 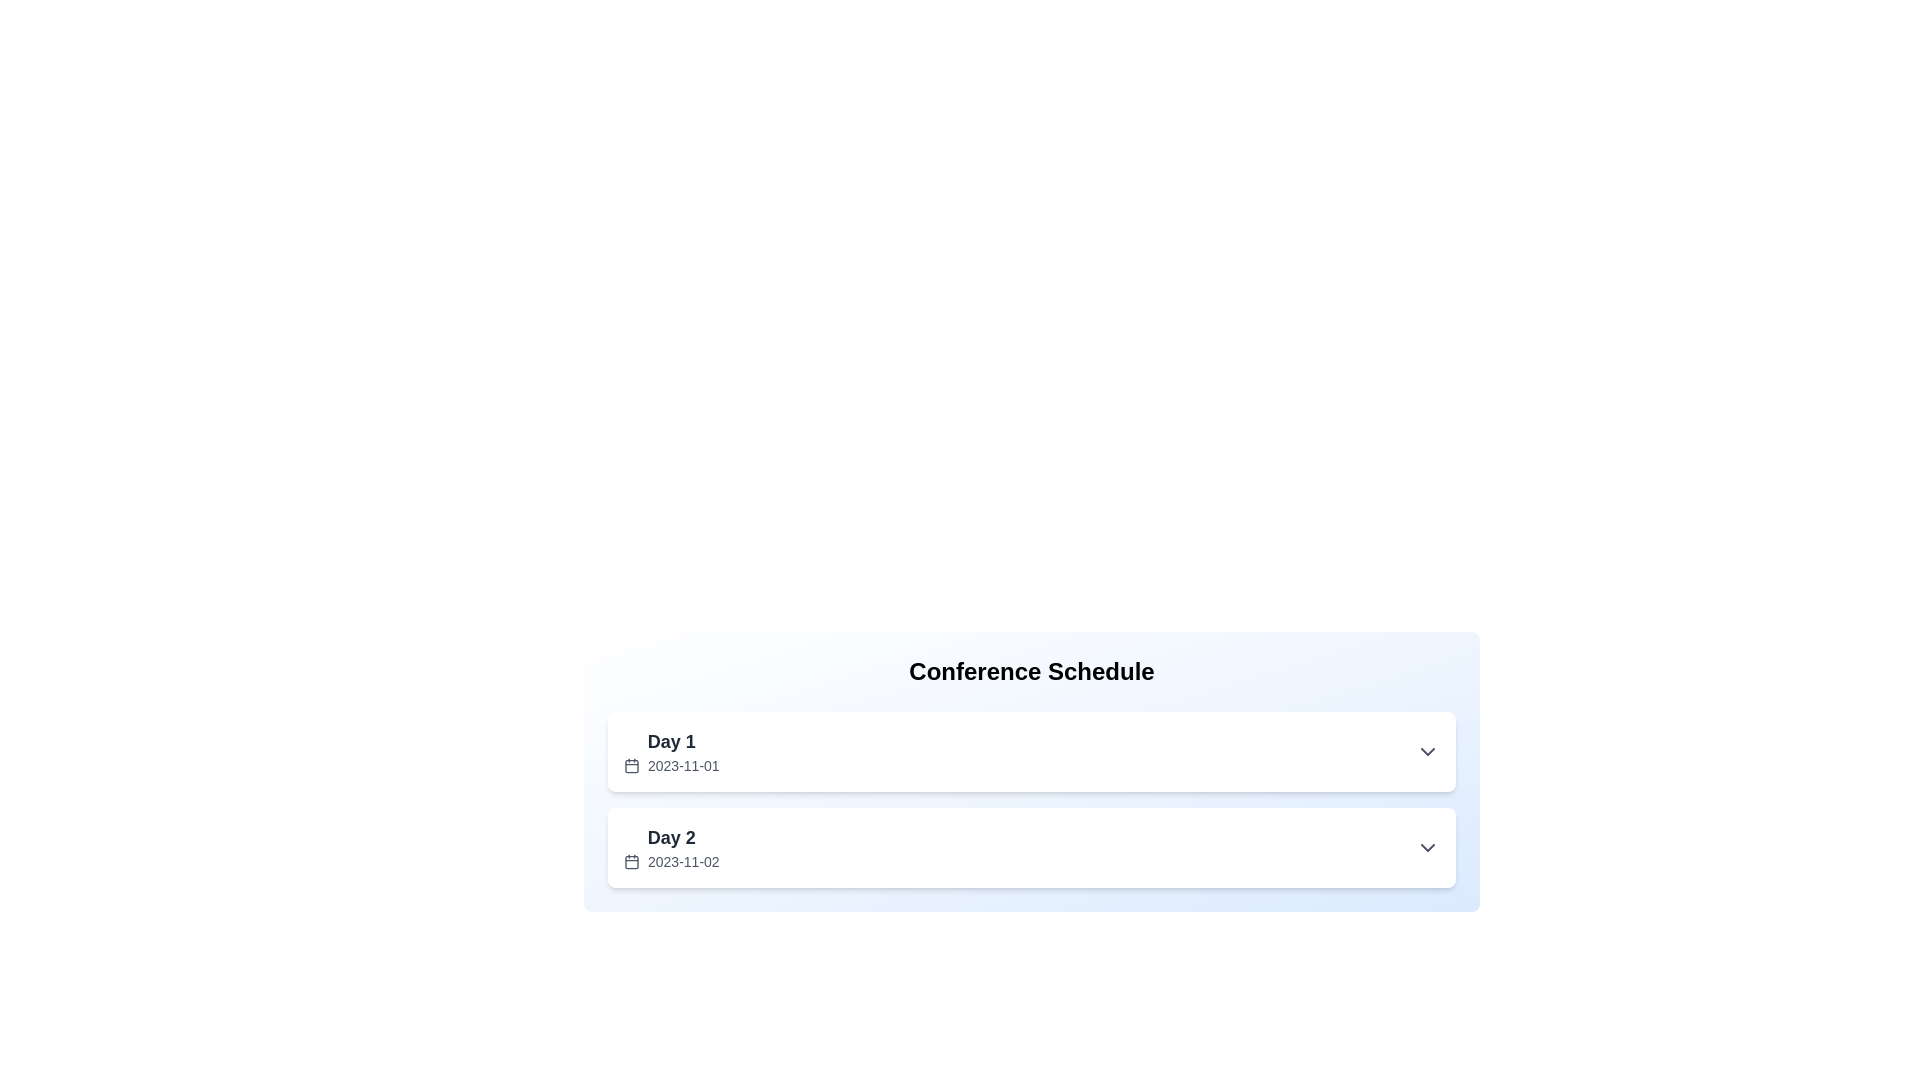 What do you see at coordinates (1032, 752) in the screenshot?
I see `the first collapsible list item representing the schedule for the first day of the event` at bounding box center [1032, 752].